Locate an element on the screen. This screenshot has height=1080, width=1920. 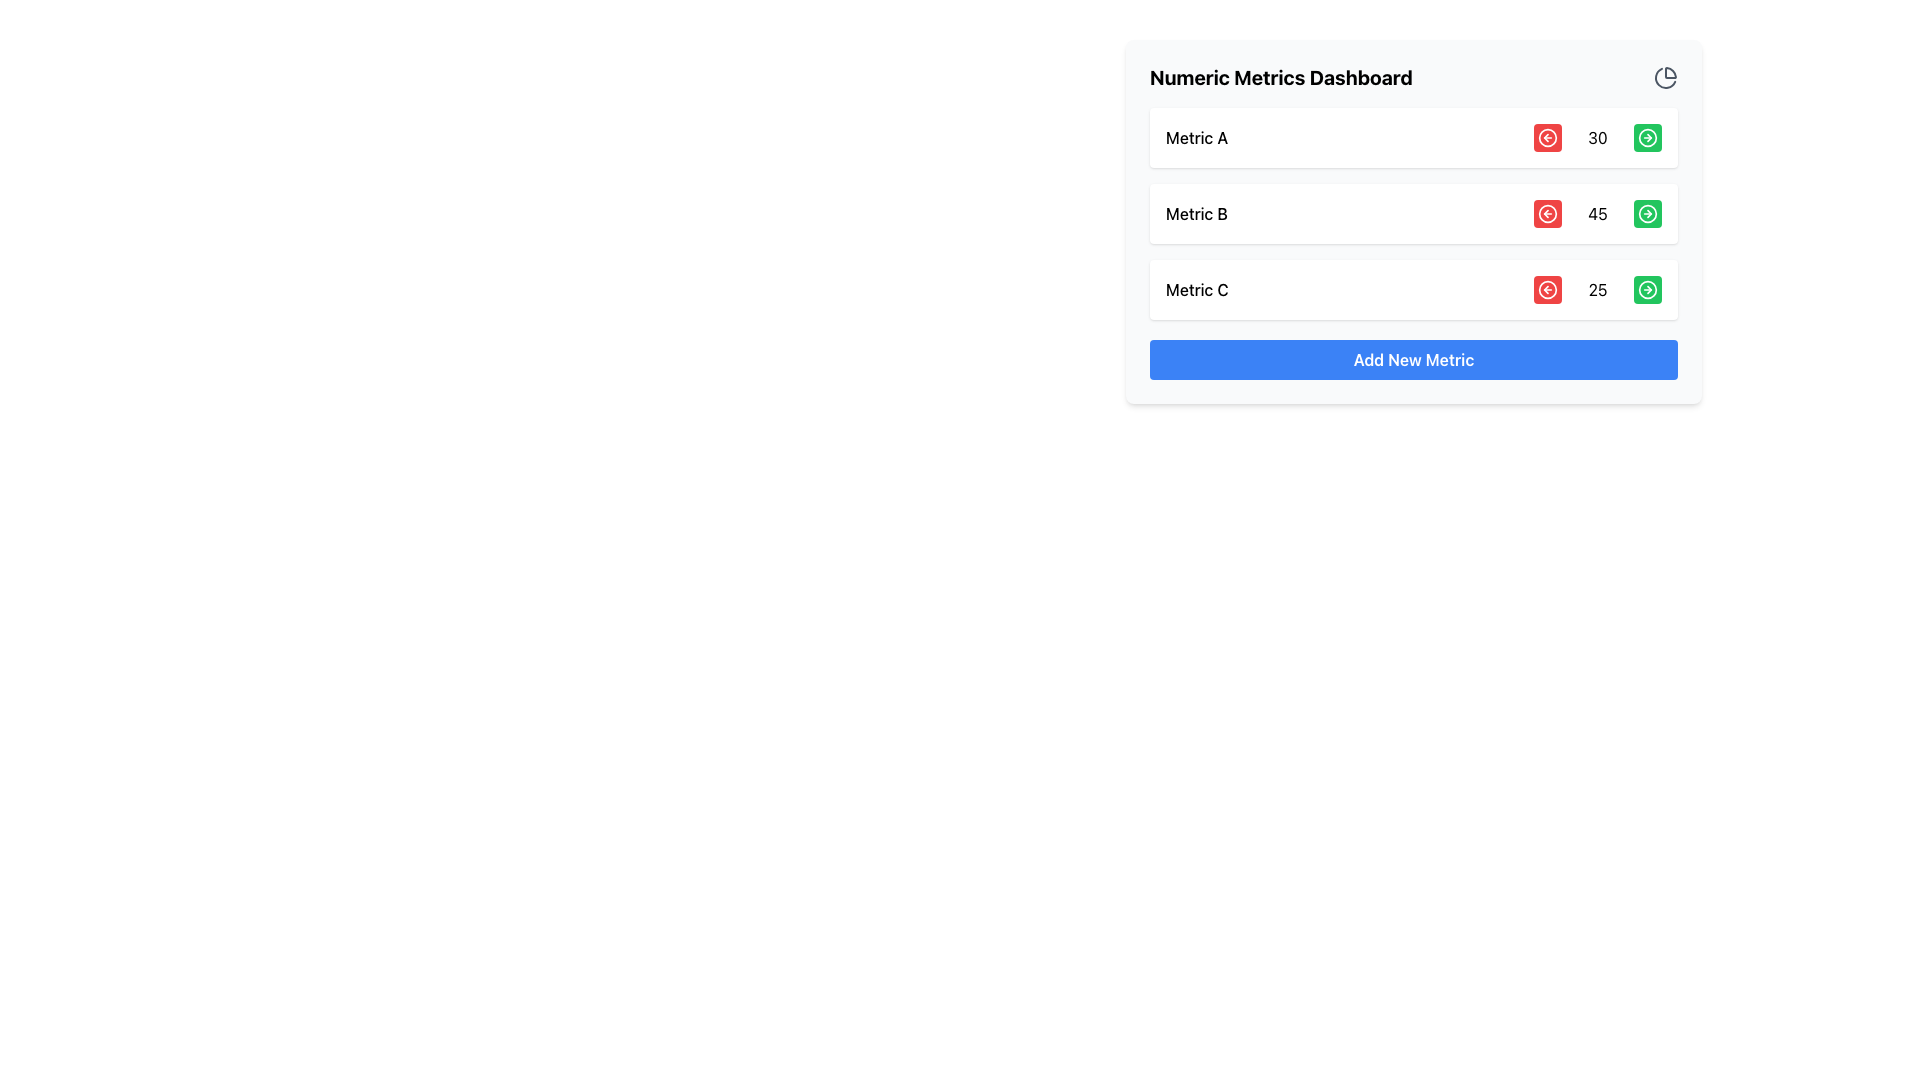
the pie chart icon with a highlighted segment located in the header region of the Numeric Metrics Dashboard, positioned on the far right is located at coordinates (1665, 76).